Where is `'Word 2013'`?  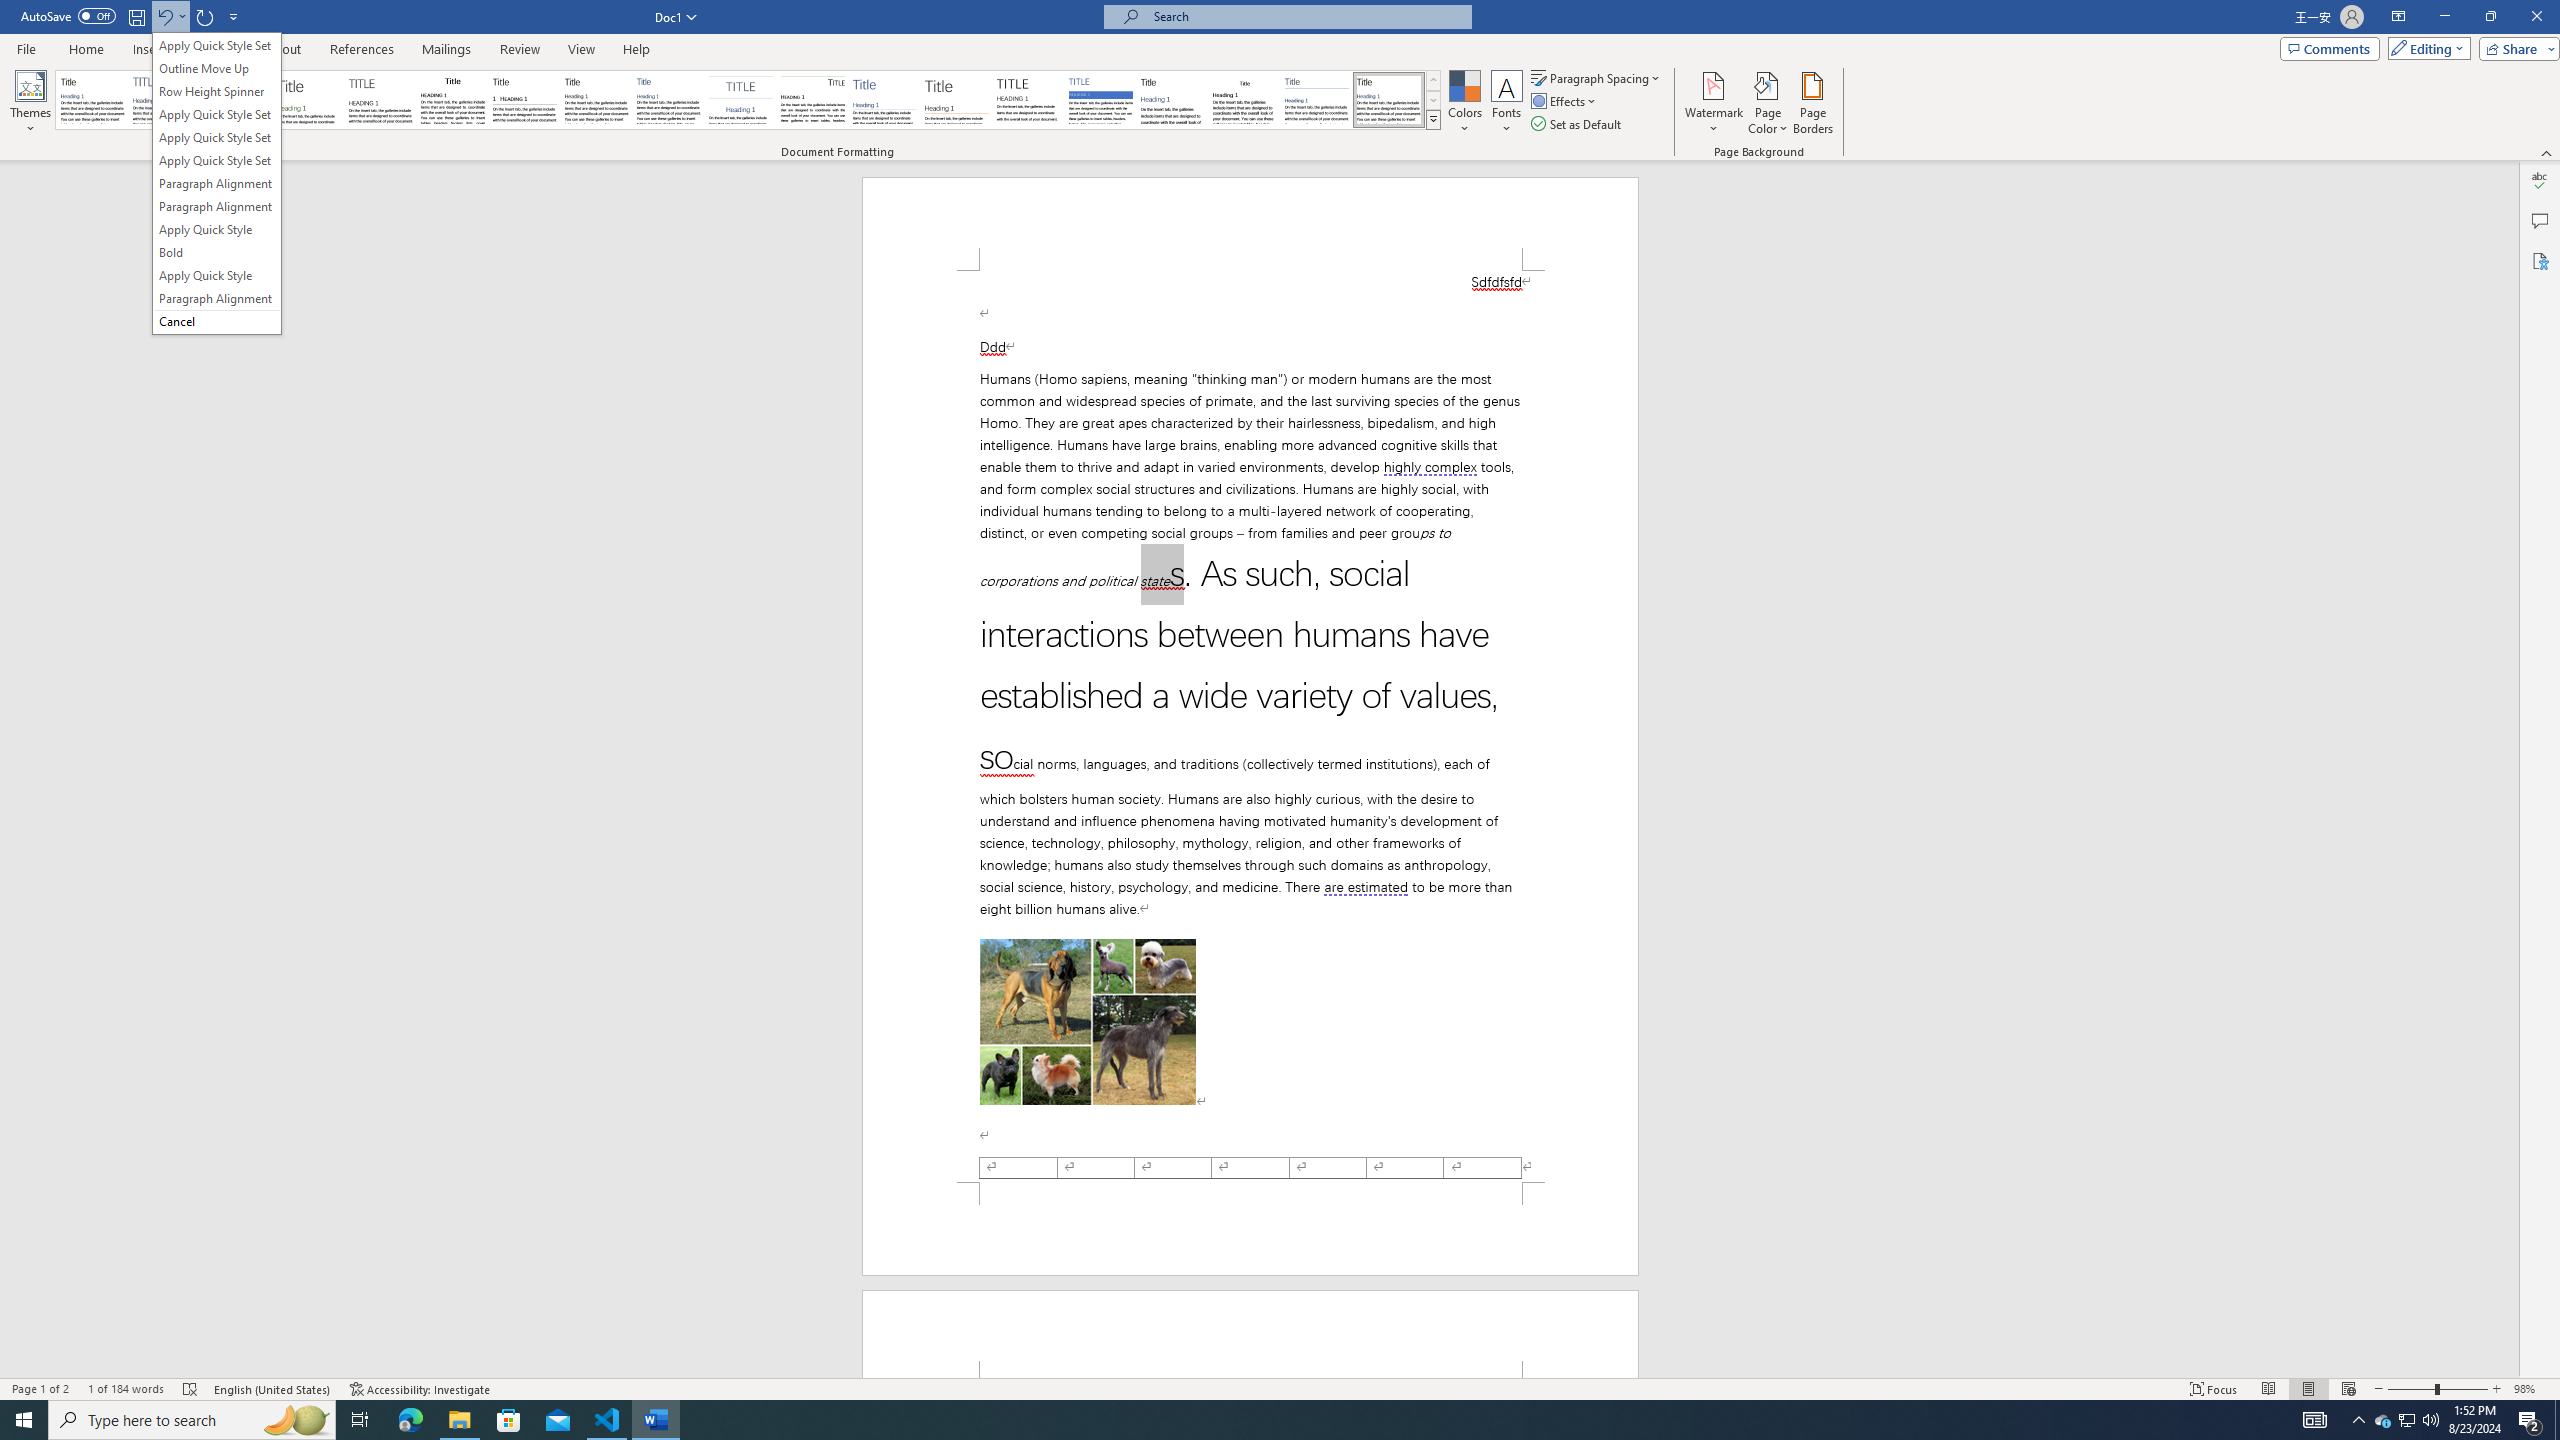
'Word 2013' is located at coordinates (1390, 99).